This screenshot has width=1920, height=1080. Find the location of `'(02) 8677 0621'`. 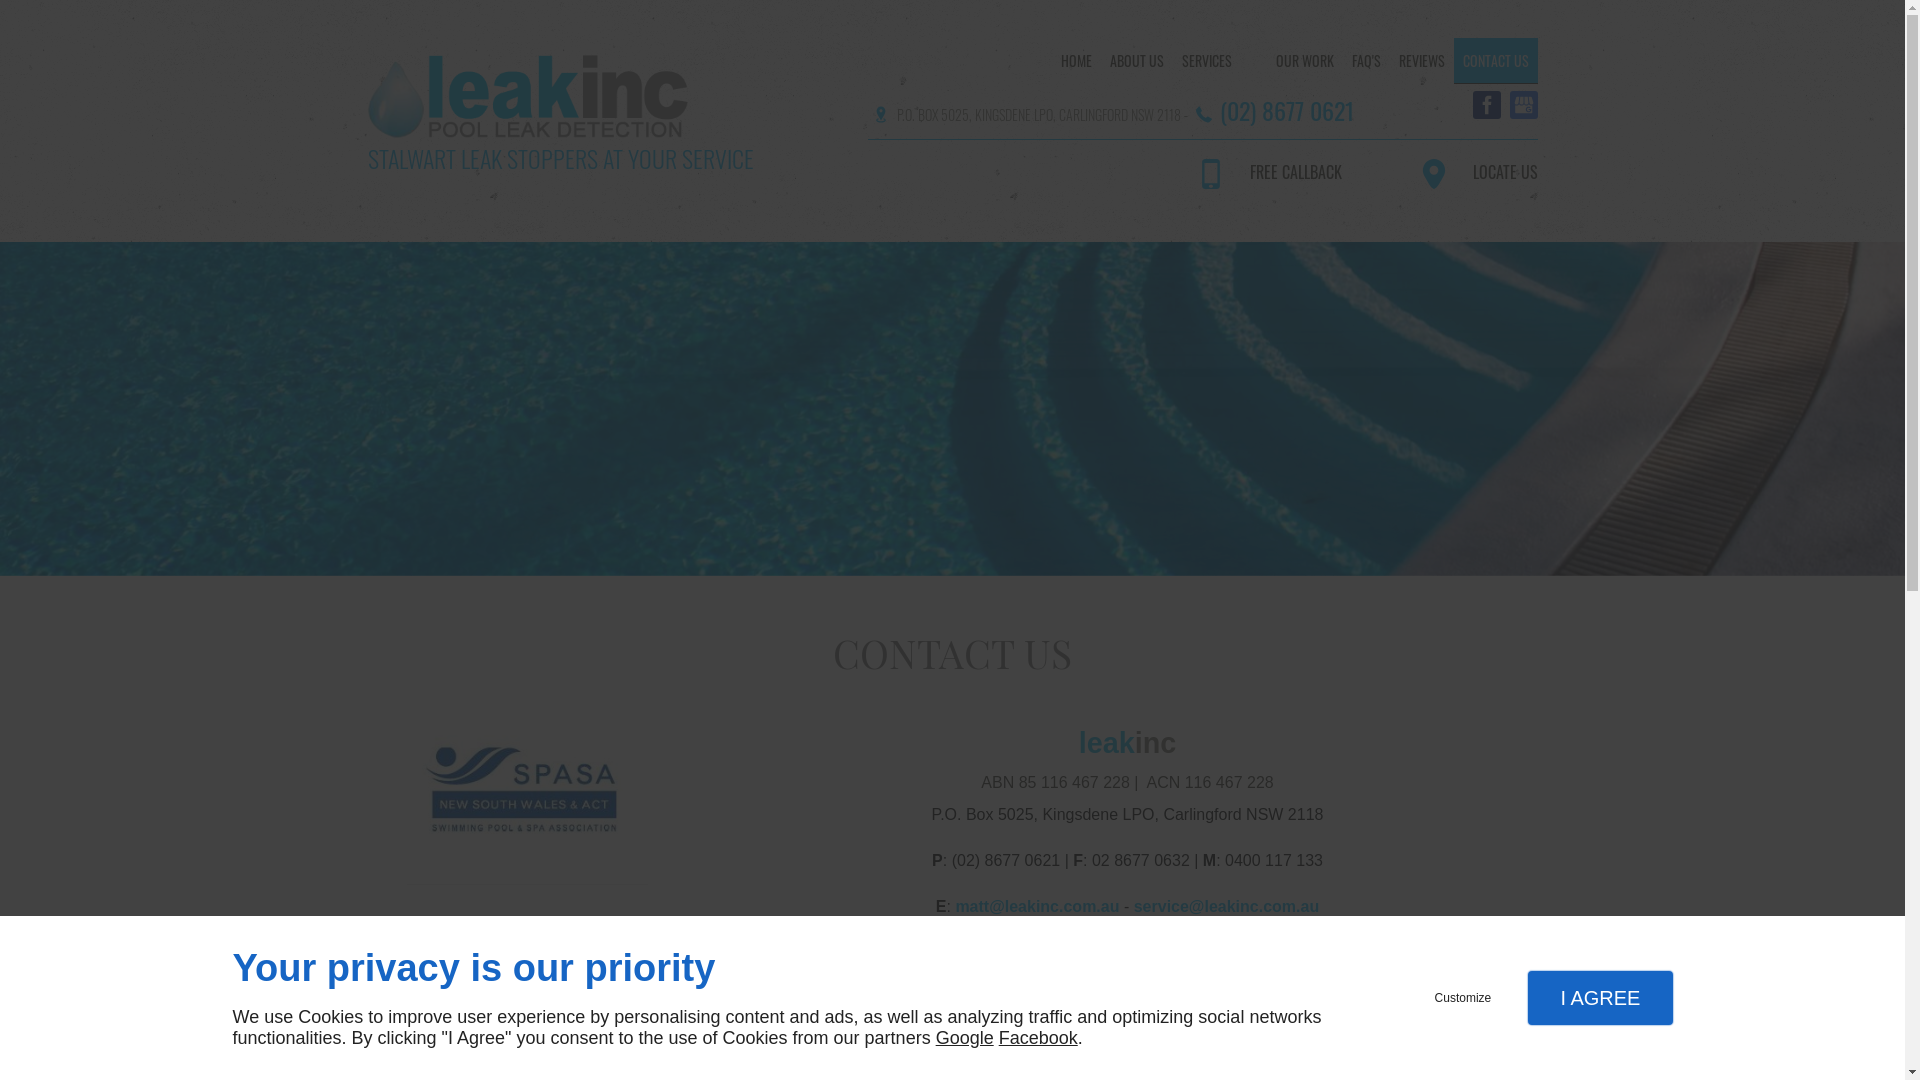

'(02) 8677 0621' is located at coordinates (1287, 110).